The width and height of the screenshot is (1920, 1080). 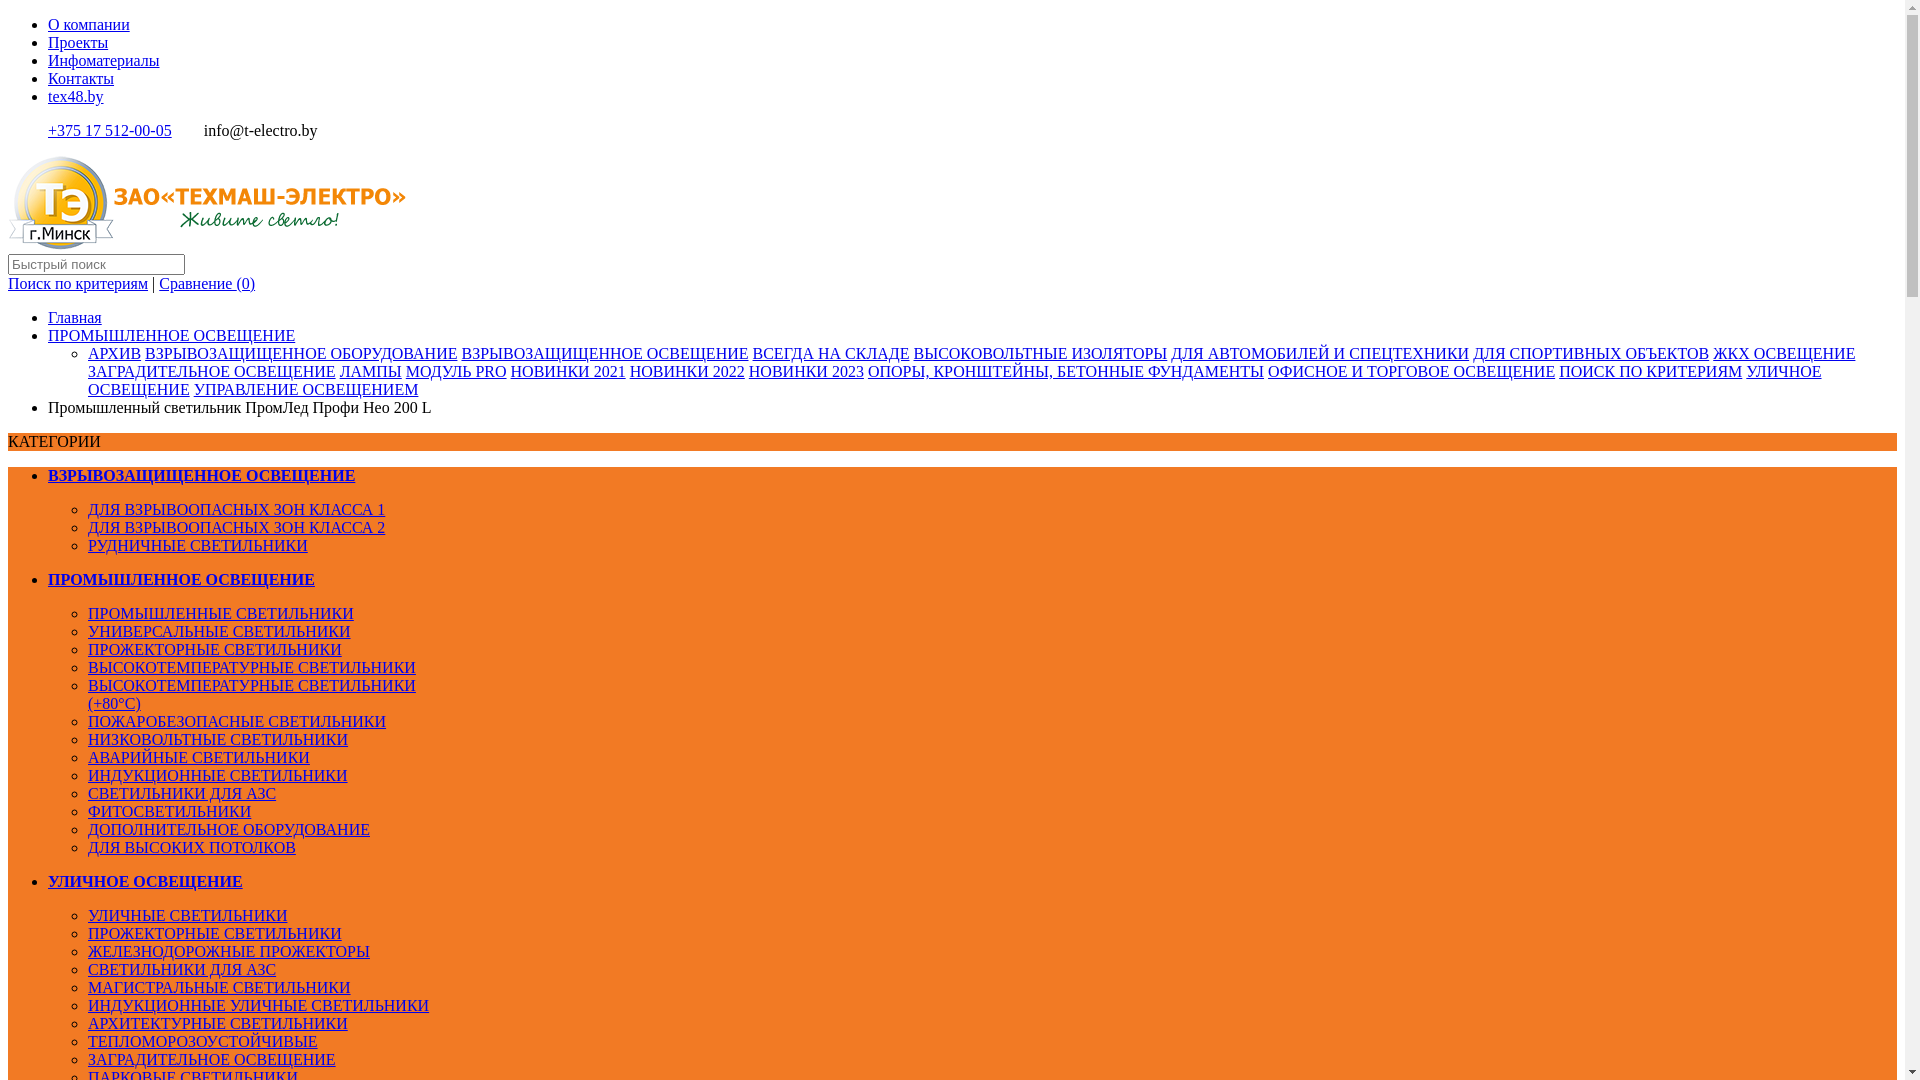 What do you see at coordinates (76, 96) in the screenshot?
I see `'tex48.by'` at bounding box center [76, 96].